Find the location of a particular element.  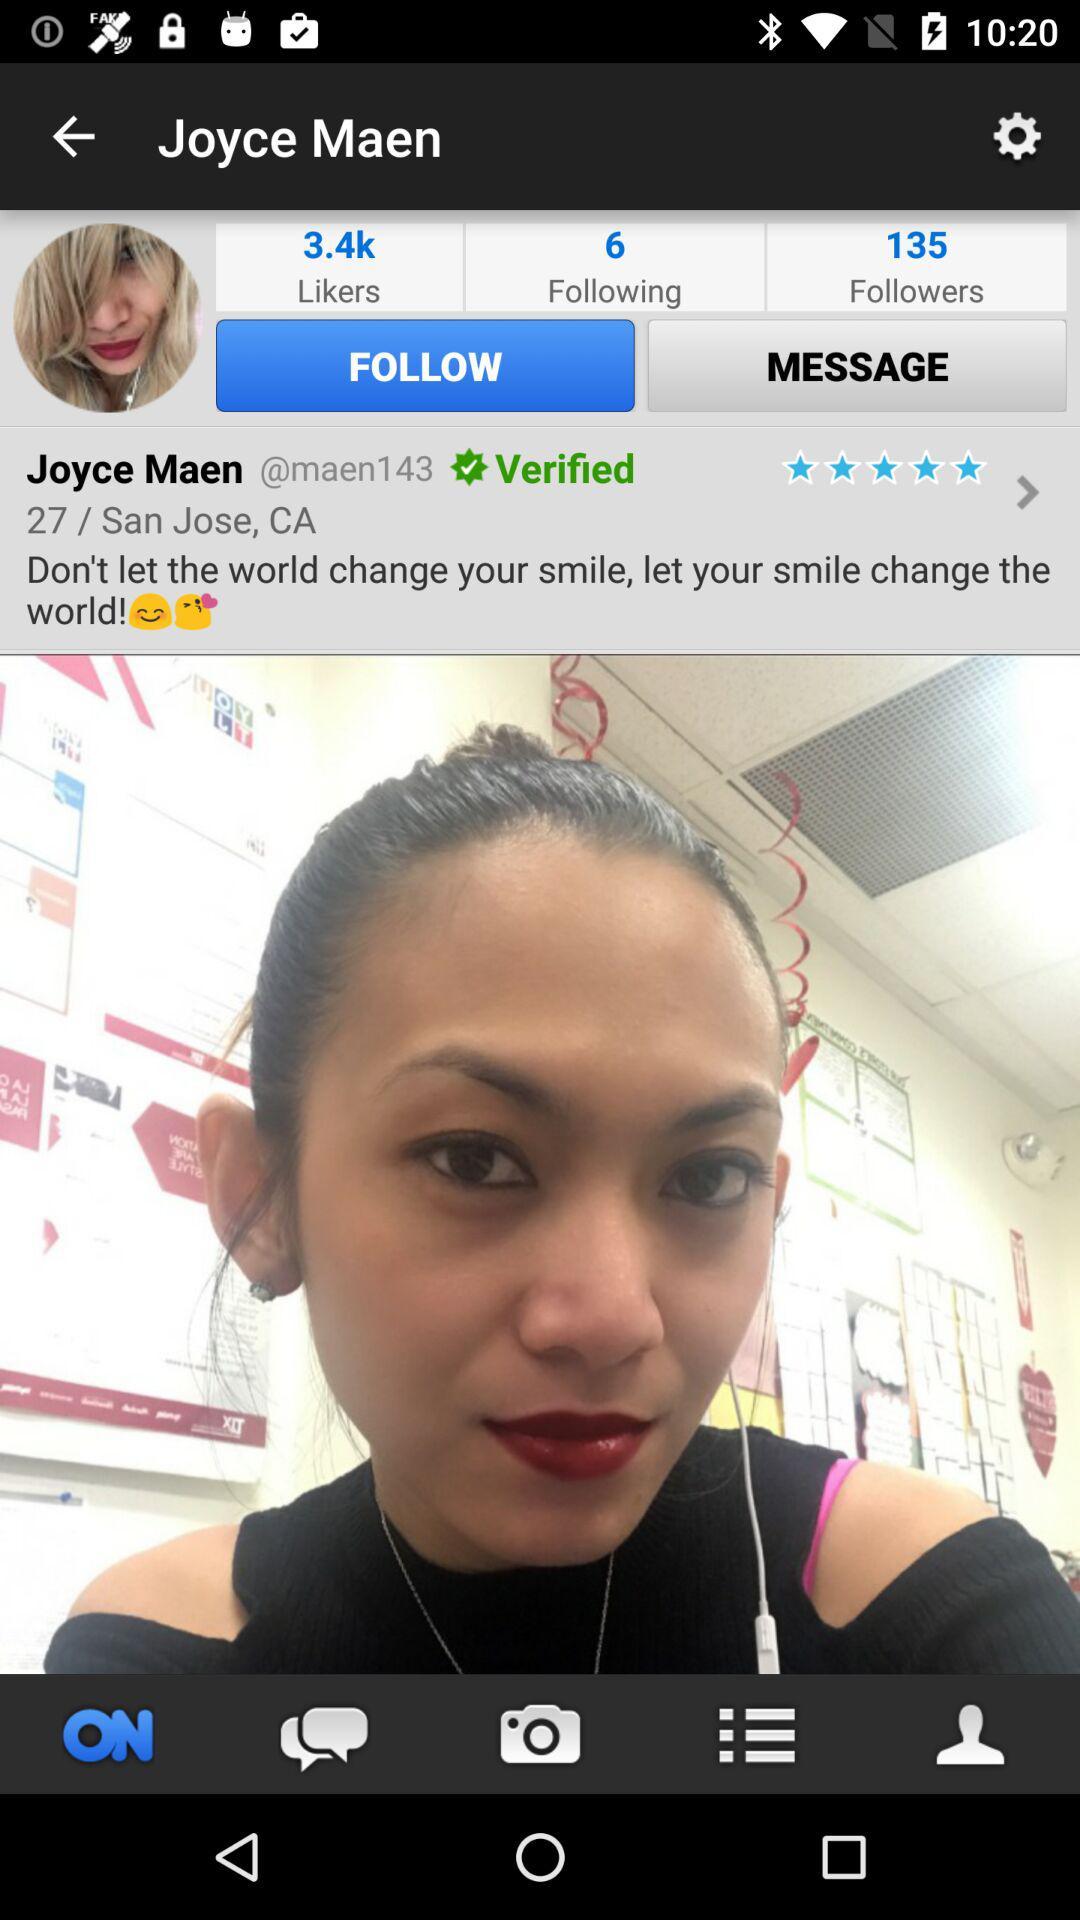

the icon next to the follow item is located at coordinates (856, 365).